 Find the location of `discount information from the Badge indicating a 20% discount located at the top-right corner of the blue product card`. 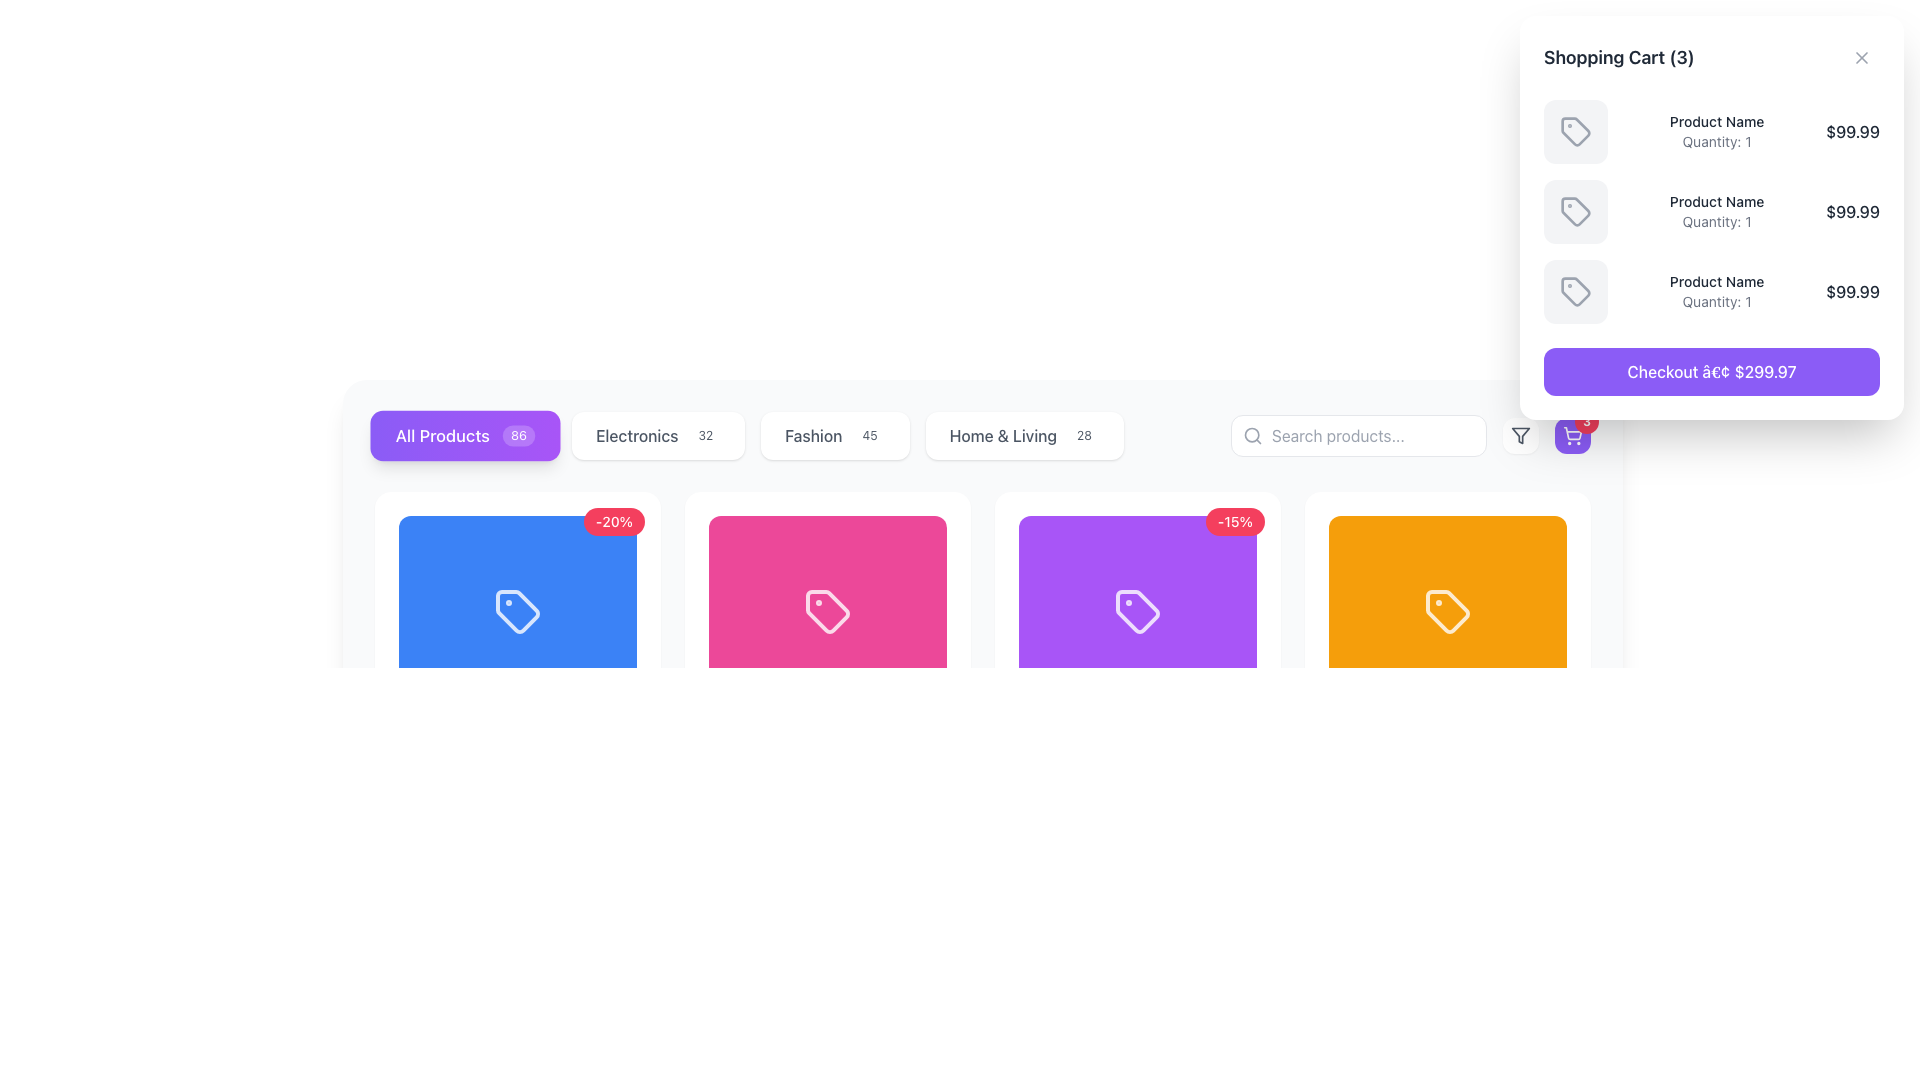

discount information from the Badge indicating a 20% discount located at the top-right corner of the blue product card is located at coordinates (613, 520).